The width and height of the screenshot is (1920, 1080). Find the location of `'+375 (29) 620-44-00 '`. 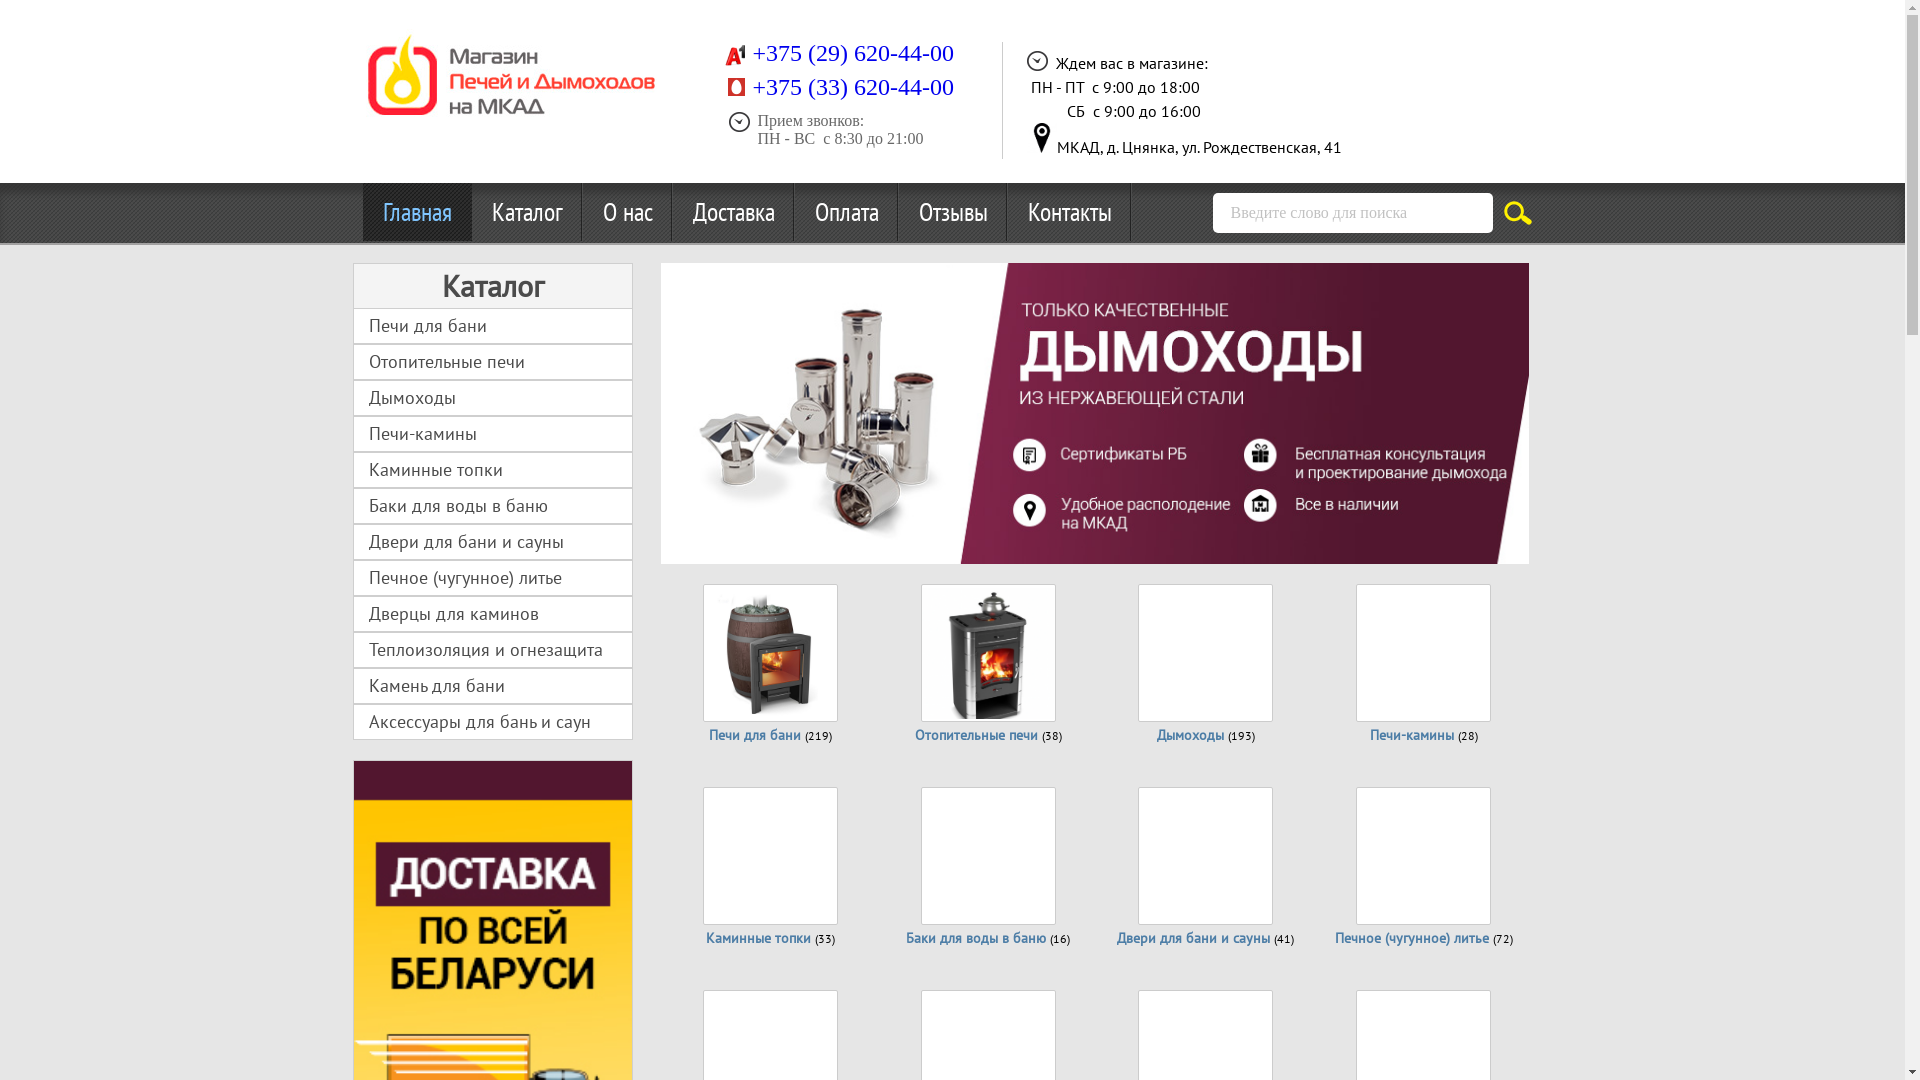

'+375 (29) 620-44-00 ' is located at coordinates (853, 55).